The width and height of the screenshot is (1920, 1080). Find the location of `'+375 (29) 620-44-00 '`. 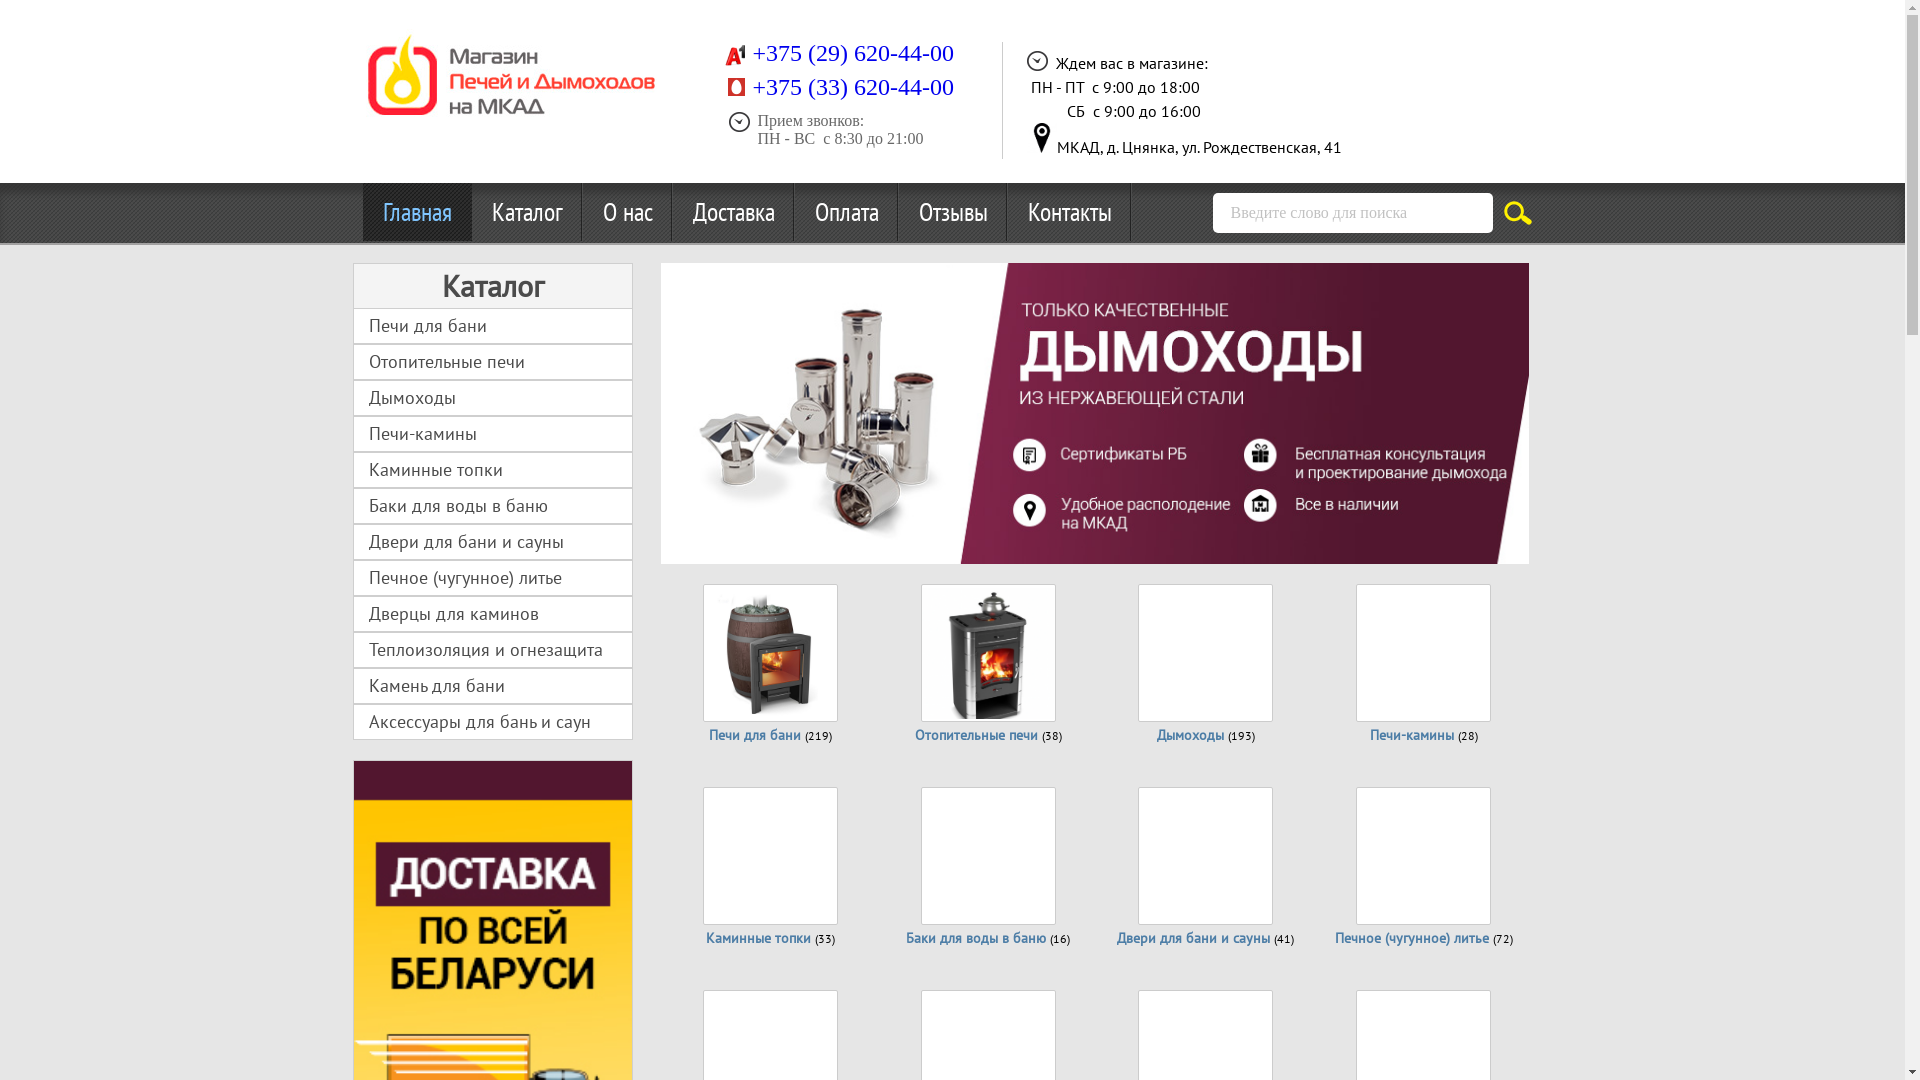

'+375 (29) 620-44-00 ' is located at coordinates (853, 55).